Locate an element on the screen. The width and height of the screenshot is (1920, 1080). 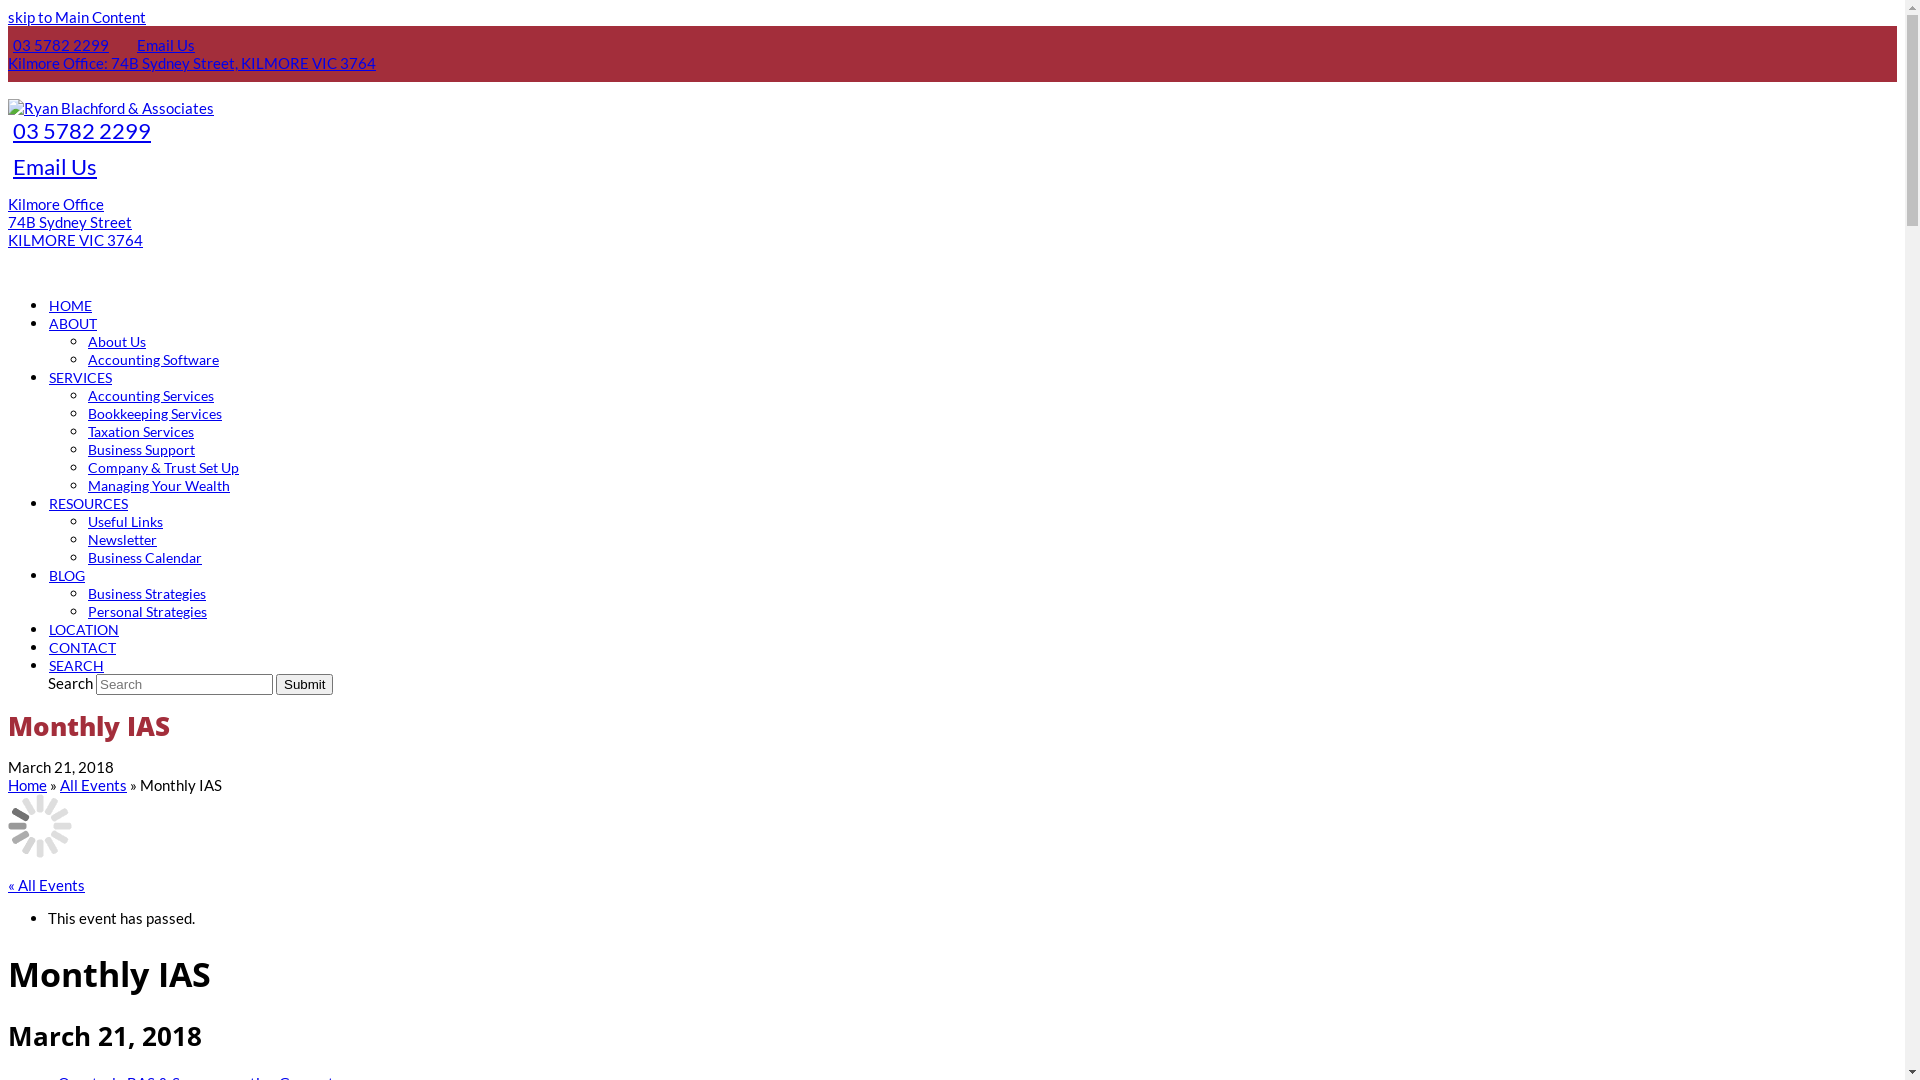
'Business Strategies' is located at coordinates (146, 592).